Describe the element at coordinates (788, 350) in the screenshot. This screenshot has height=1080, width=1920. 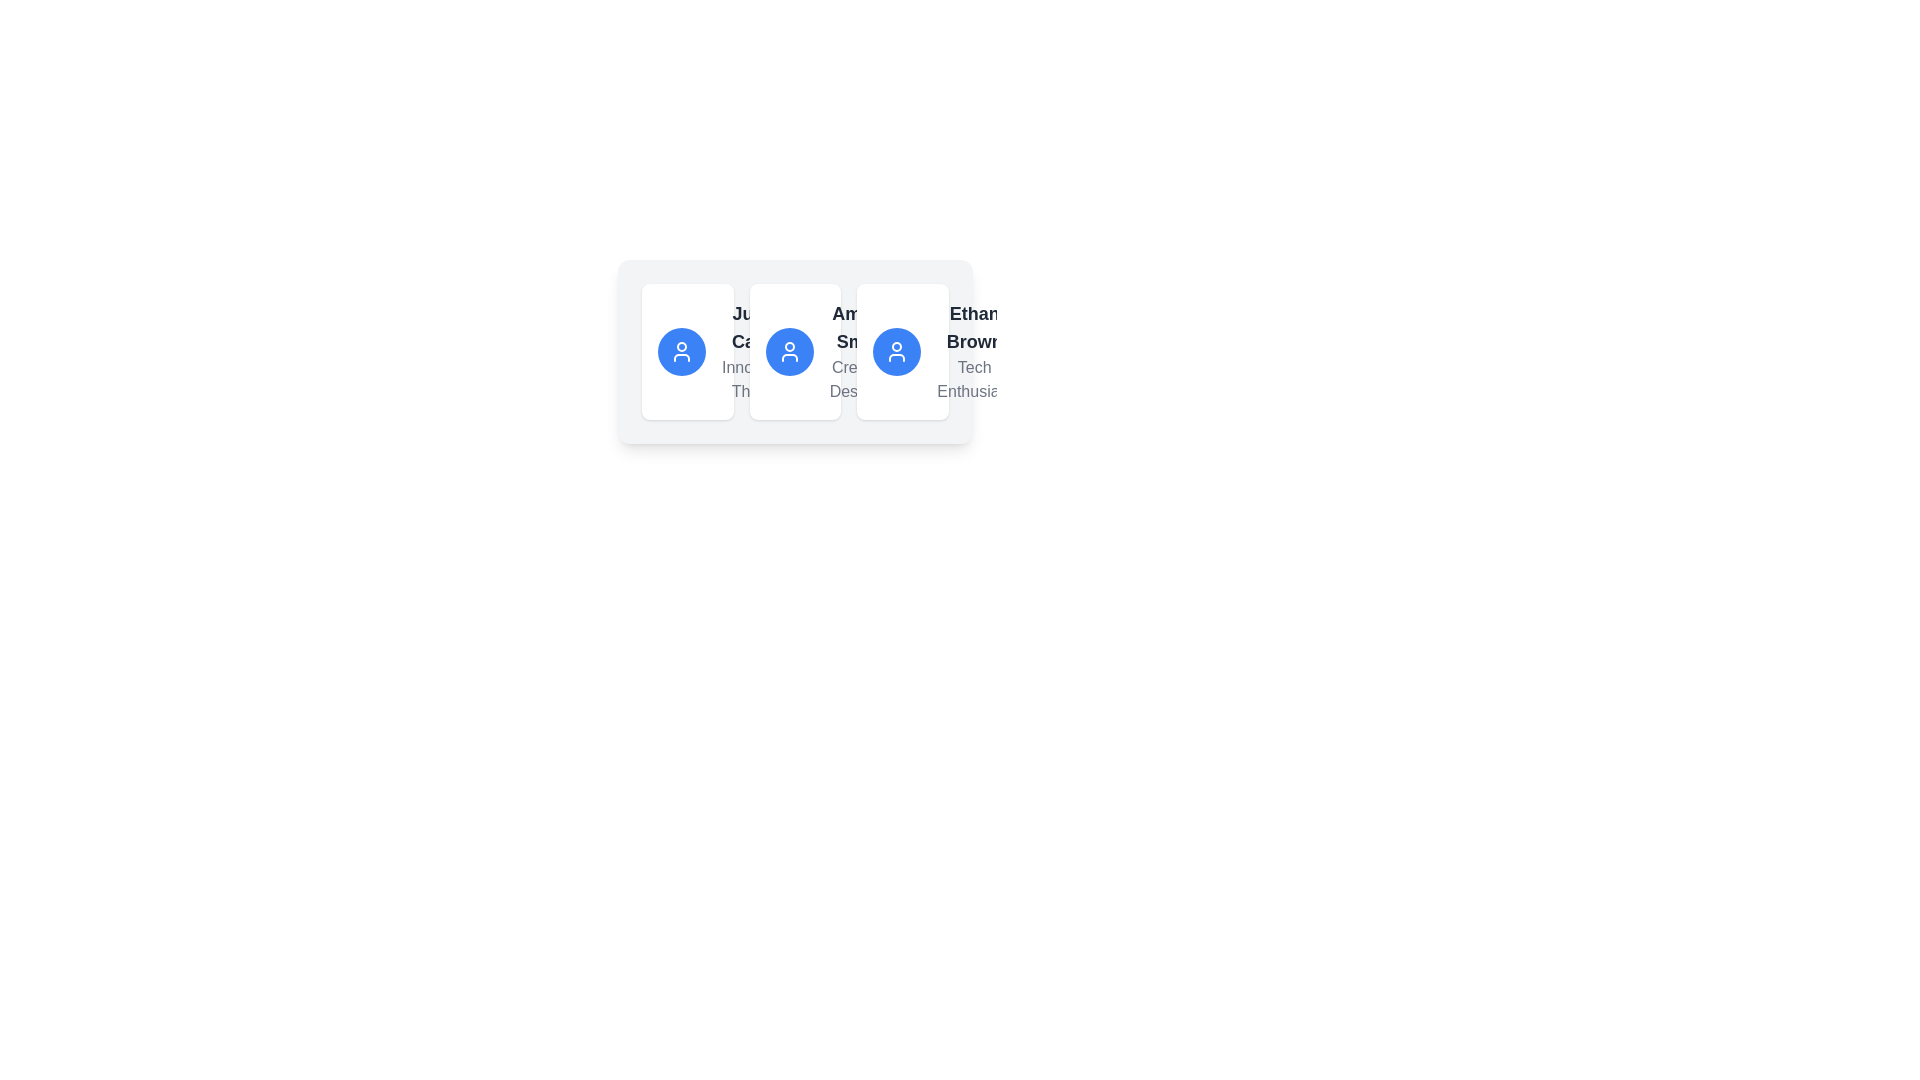
I see `the circular profile icon representing 'Amelia Smith', the second icon among three, for accessibility navigation` at that location.